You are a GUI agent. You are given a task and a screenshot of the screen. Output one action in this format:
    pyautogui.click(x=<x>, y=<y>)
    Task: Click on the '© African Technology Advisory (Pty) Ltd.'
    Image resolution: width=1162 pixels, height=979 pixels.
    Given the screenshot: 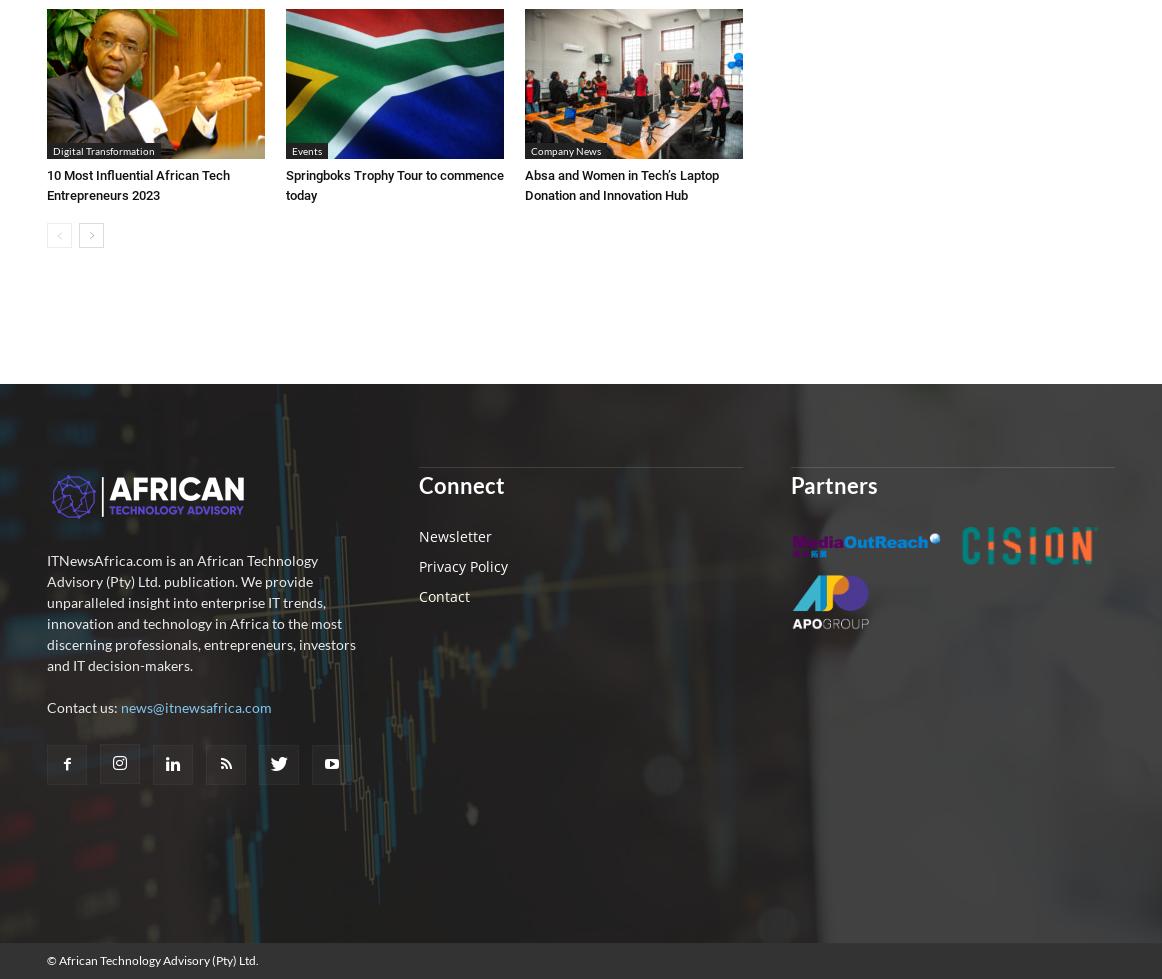 What is the action you would take?
    pyautogui.click(x=152, y=959)
    